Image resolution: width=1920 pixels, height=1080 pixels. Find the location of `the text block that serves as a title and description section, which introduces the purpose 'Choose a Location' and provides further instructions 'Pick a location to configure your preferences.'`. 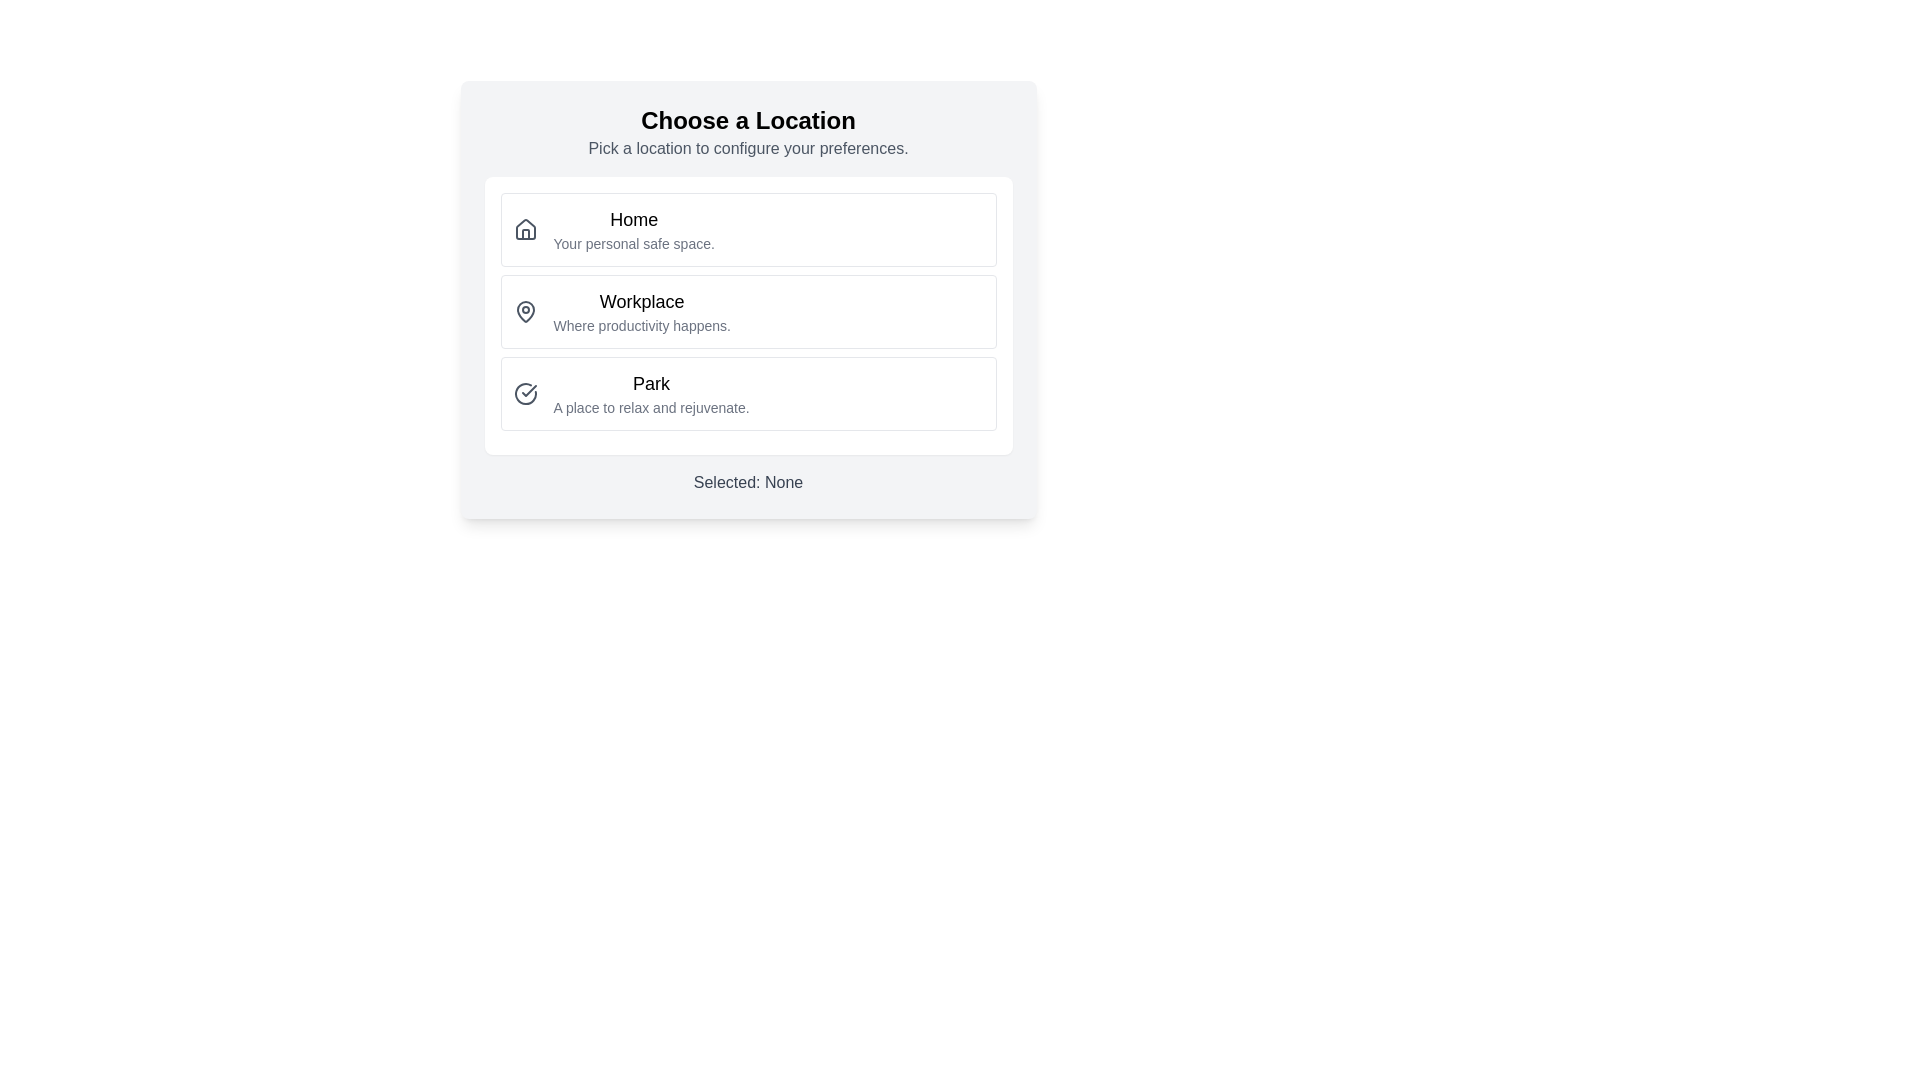

the text block that serves as a title and description section, which introduces the purpose 'Choose a Location' and provides further instructions 'Pick a location to configure your preferences.' is located at coordinates (747, 132).